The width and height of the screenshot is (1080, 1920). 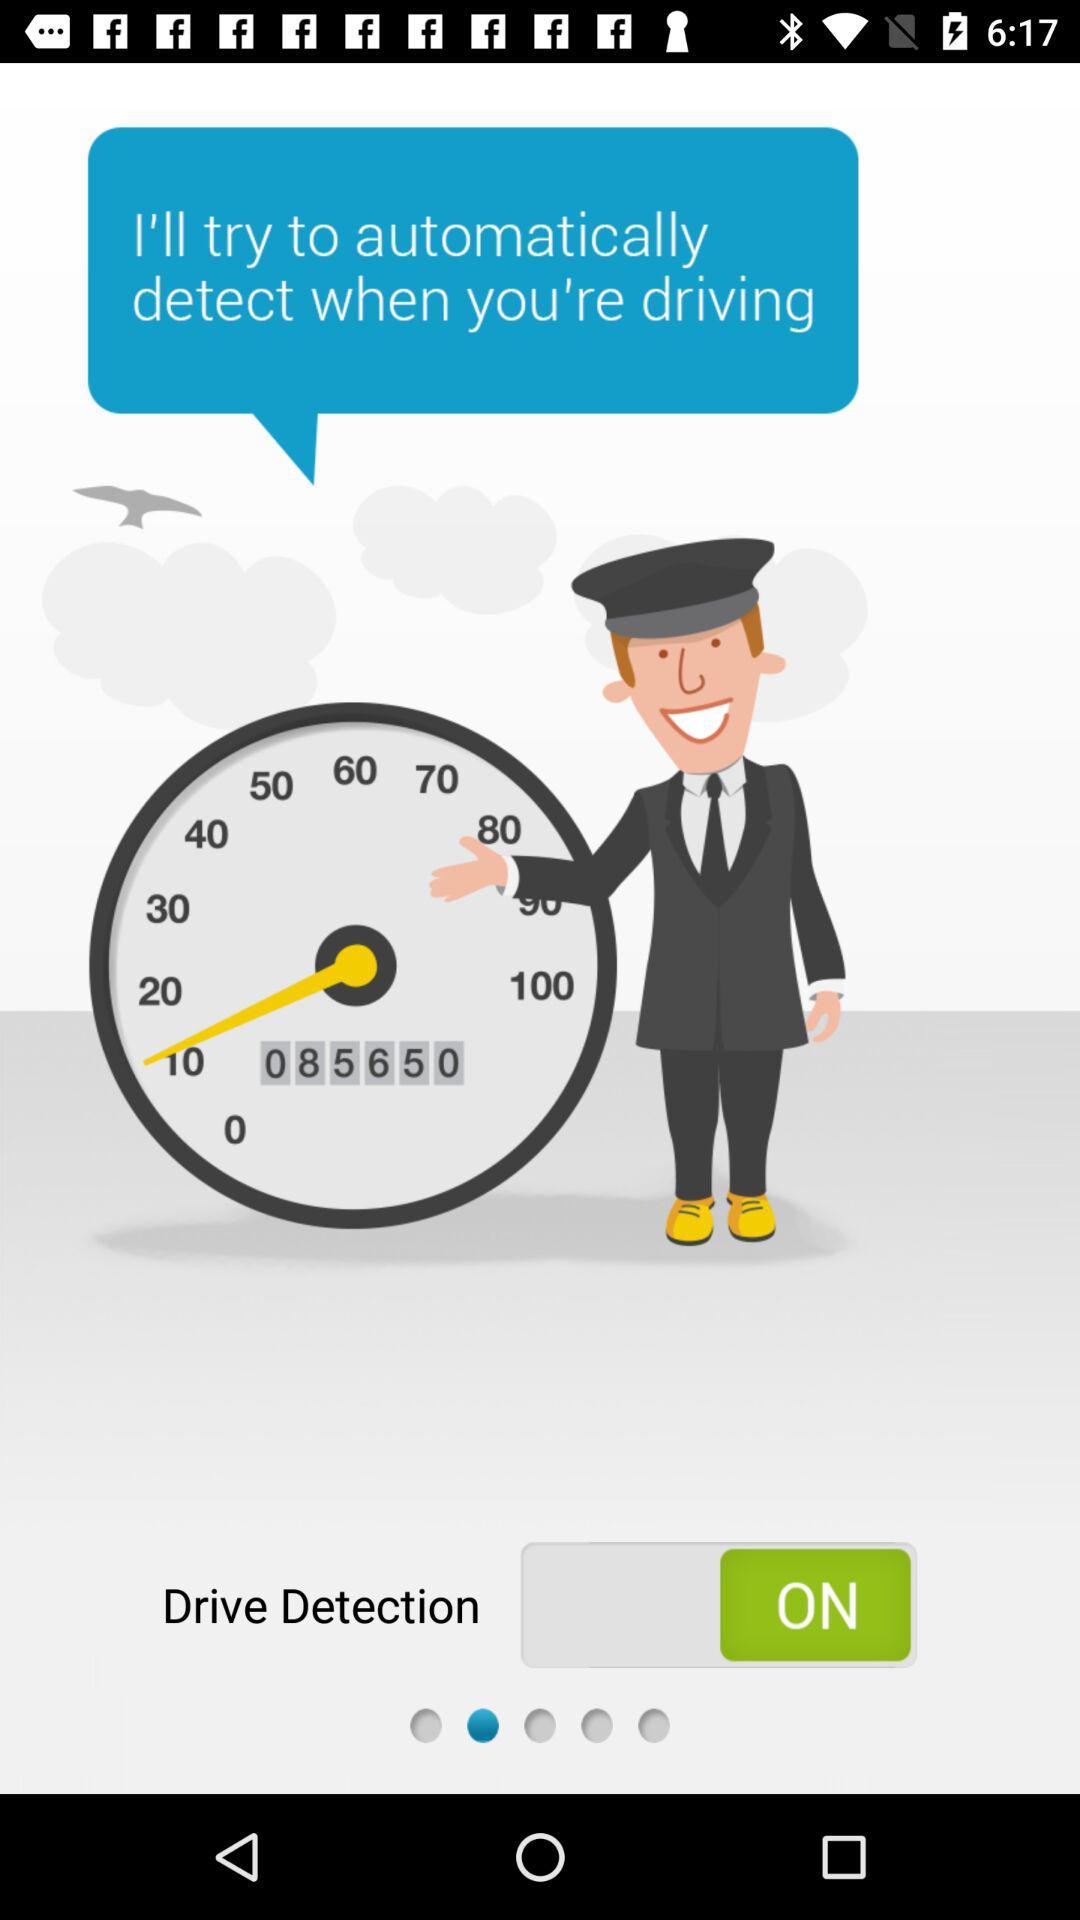 What do you see at coordinates (424, 1724) in the screenshot?
I see `move back one slide` at bounding box center [424, 1724].